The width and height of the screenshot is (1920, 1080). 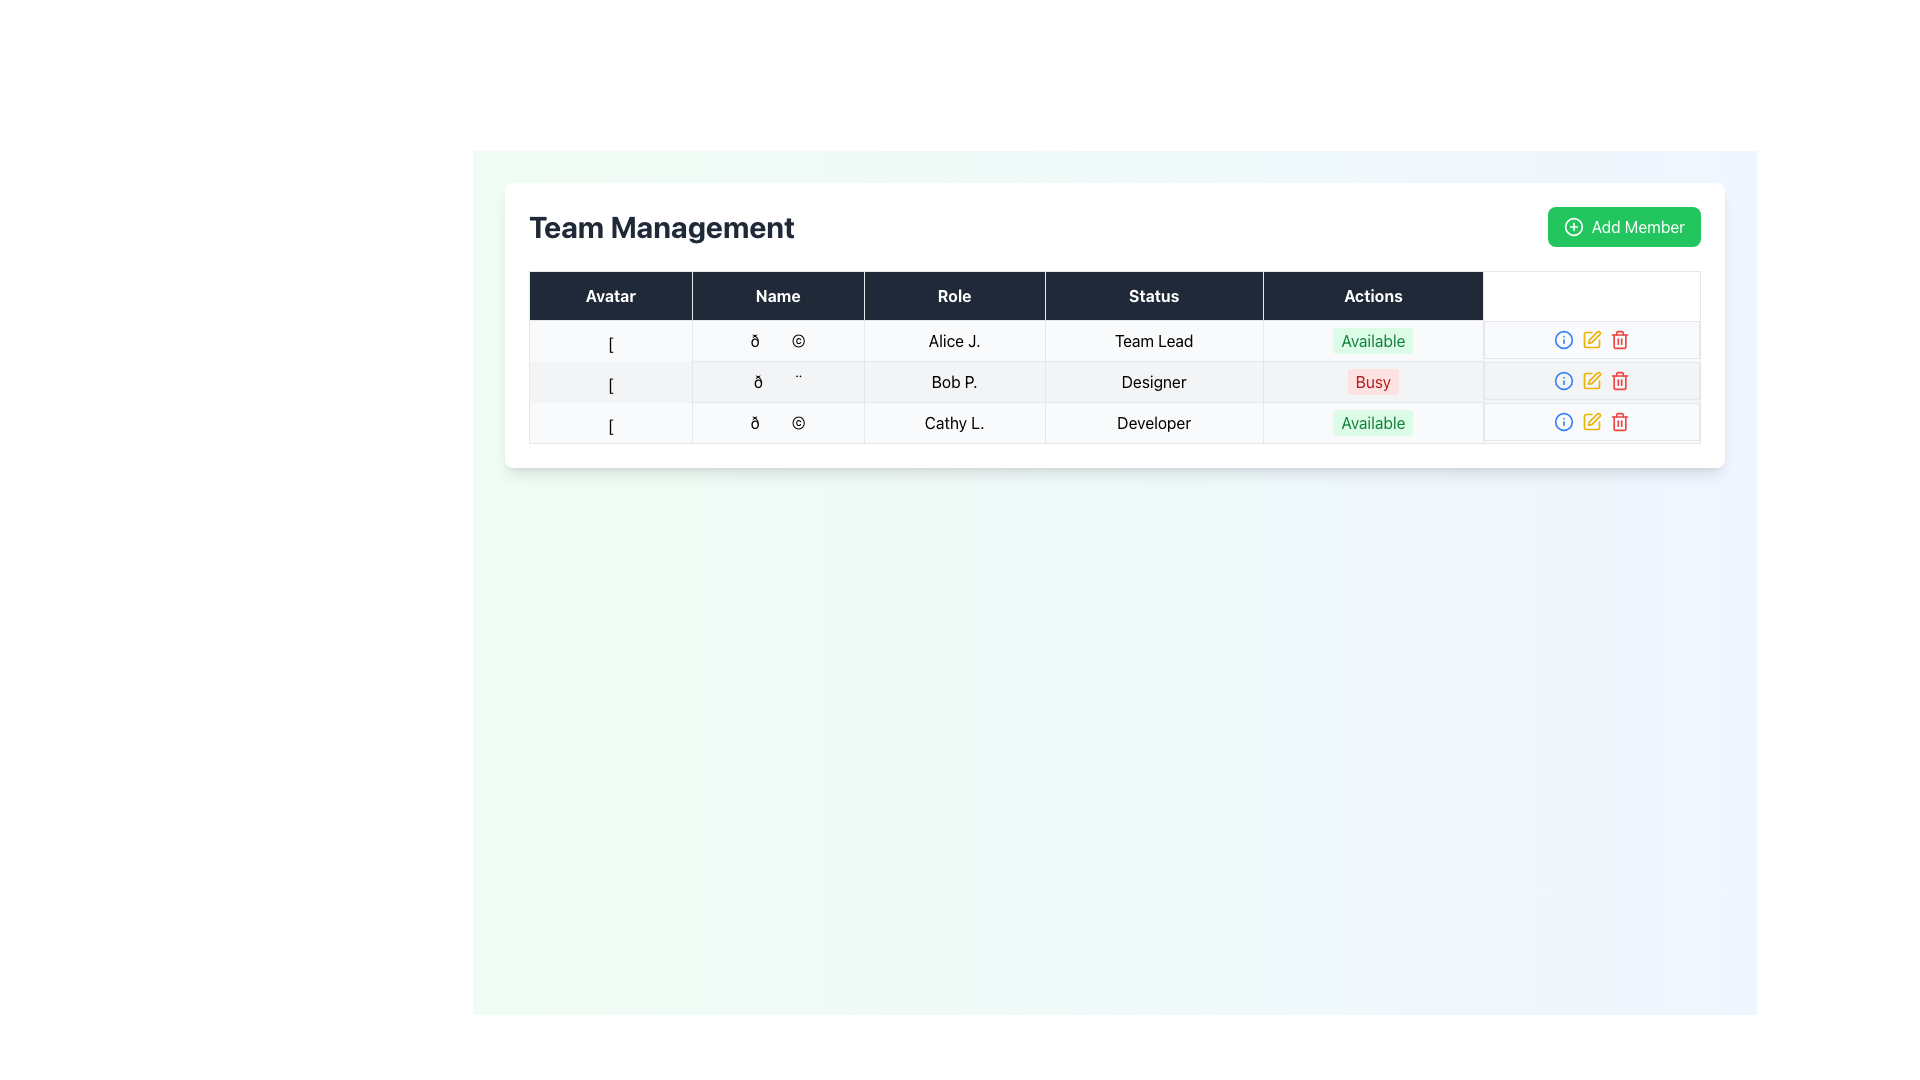 I want to click on the circle SVG graphical element located in the 'Actions' column of the second row of the table, so click(x=1563, y=338).